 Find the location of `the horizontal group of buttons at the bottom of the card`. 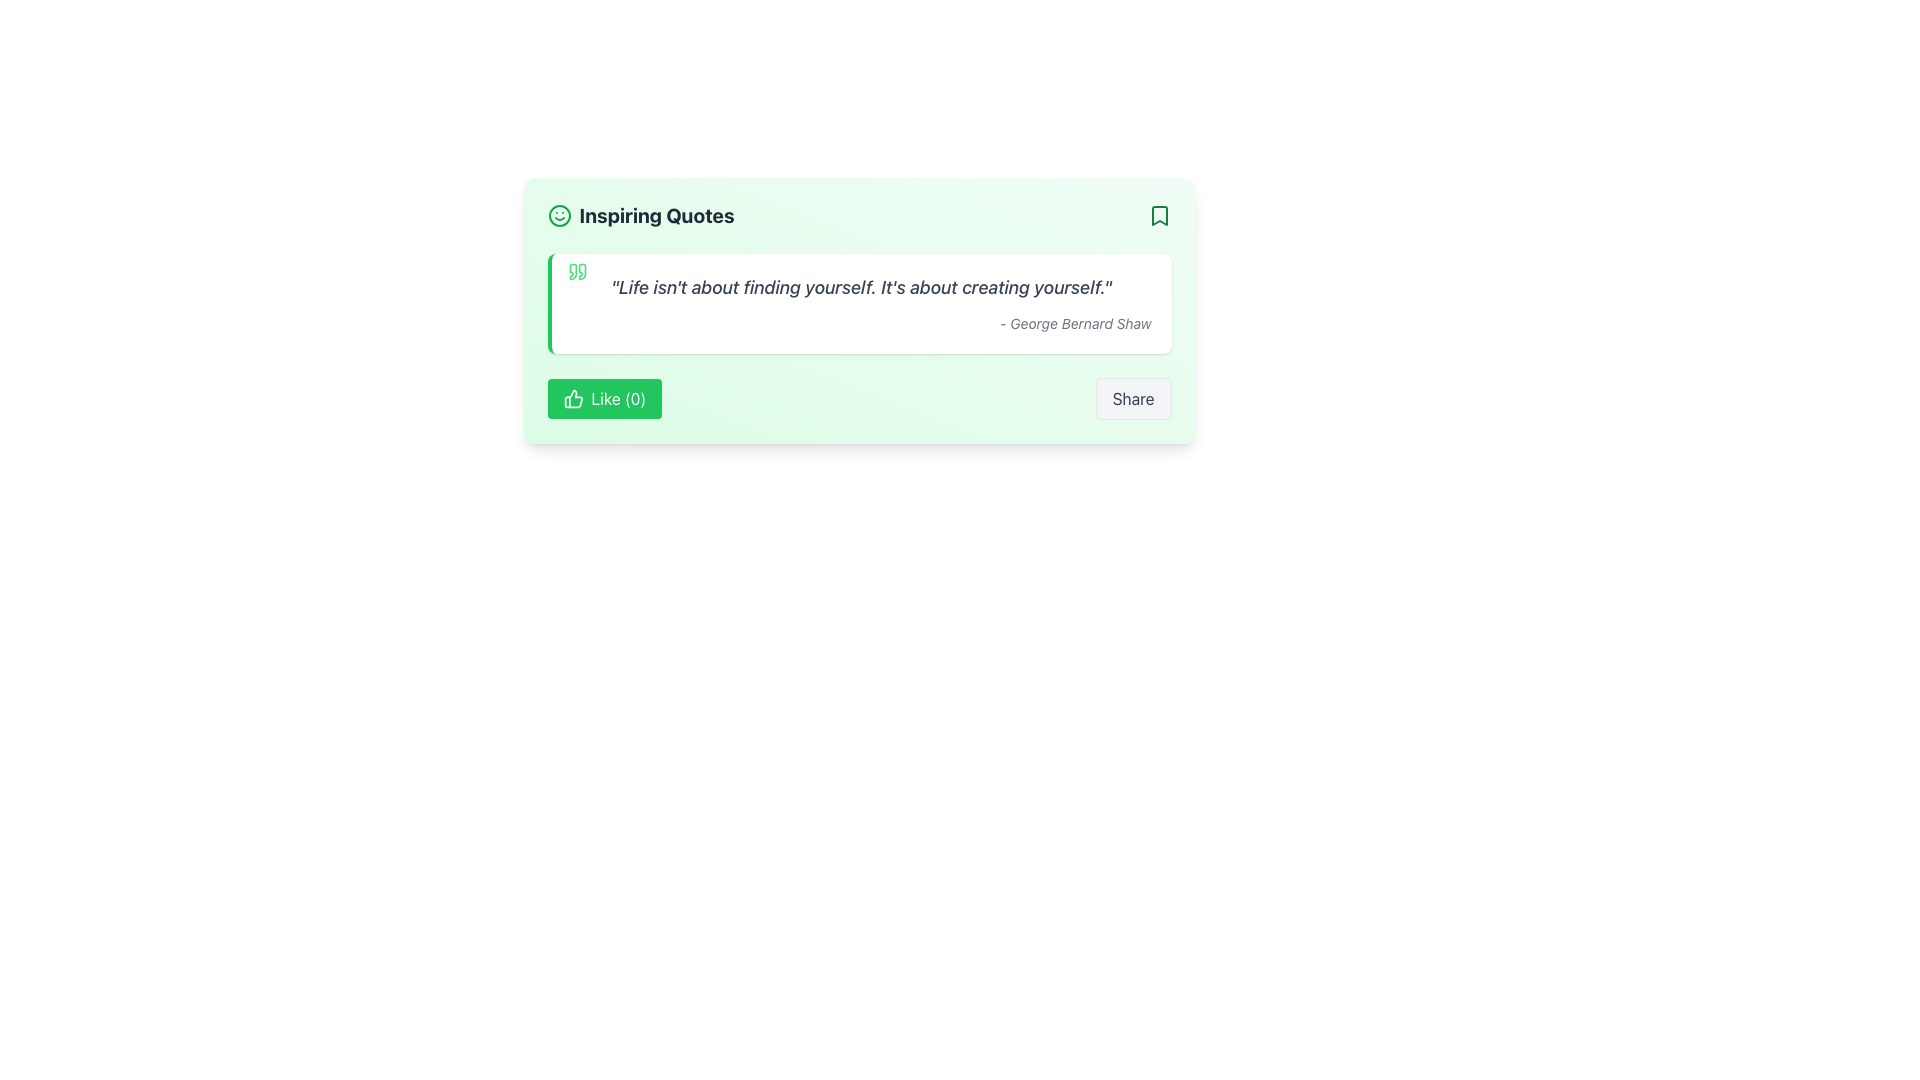

the horizontal group of buttons at the bottom of the card is located at coordinates (859, 398).